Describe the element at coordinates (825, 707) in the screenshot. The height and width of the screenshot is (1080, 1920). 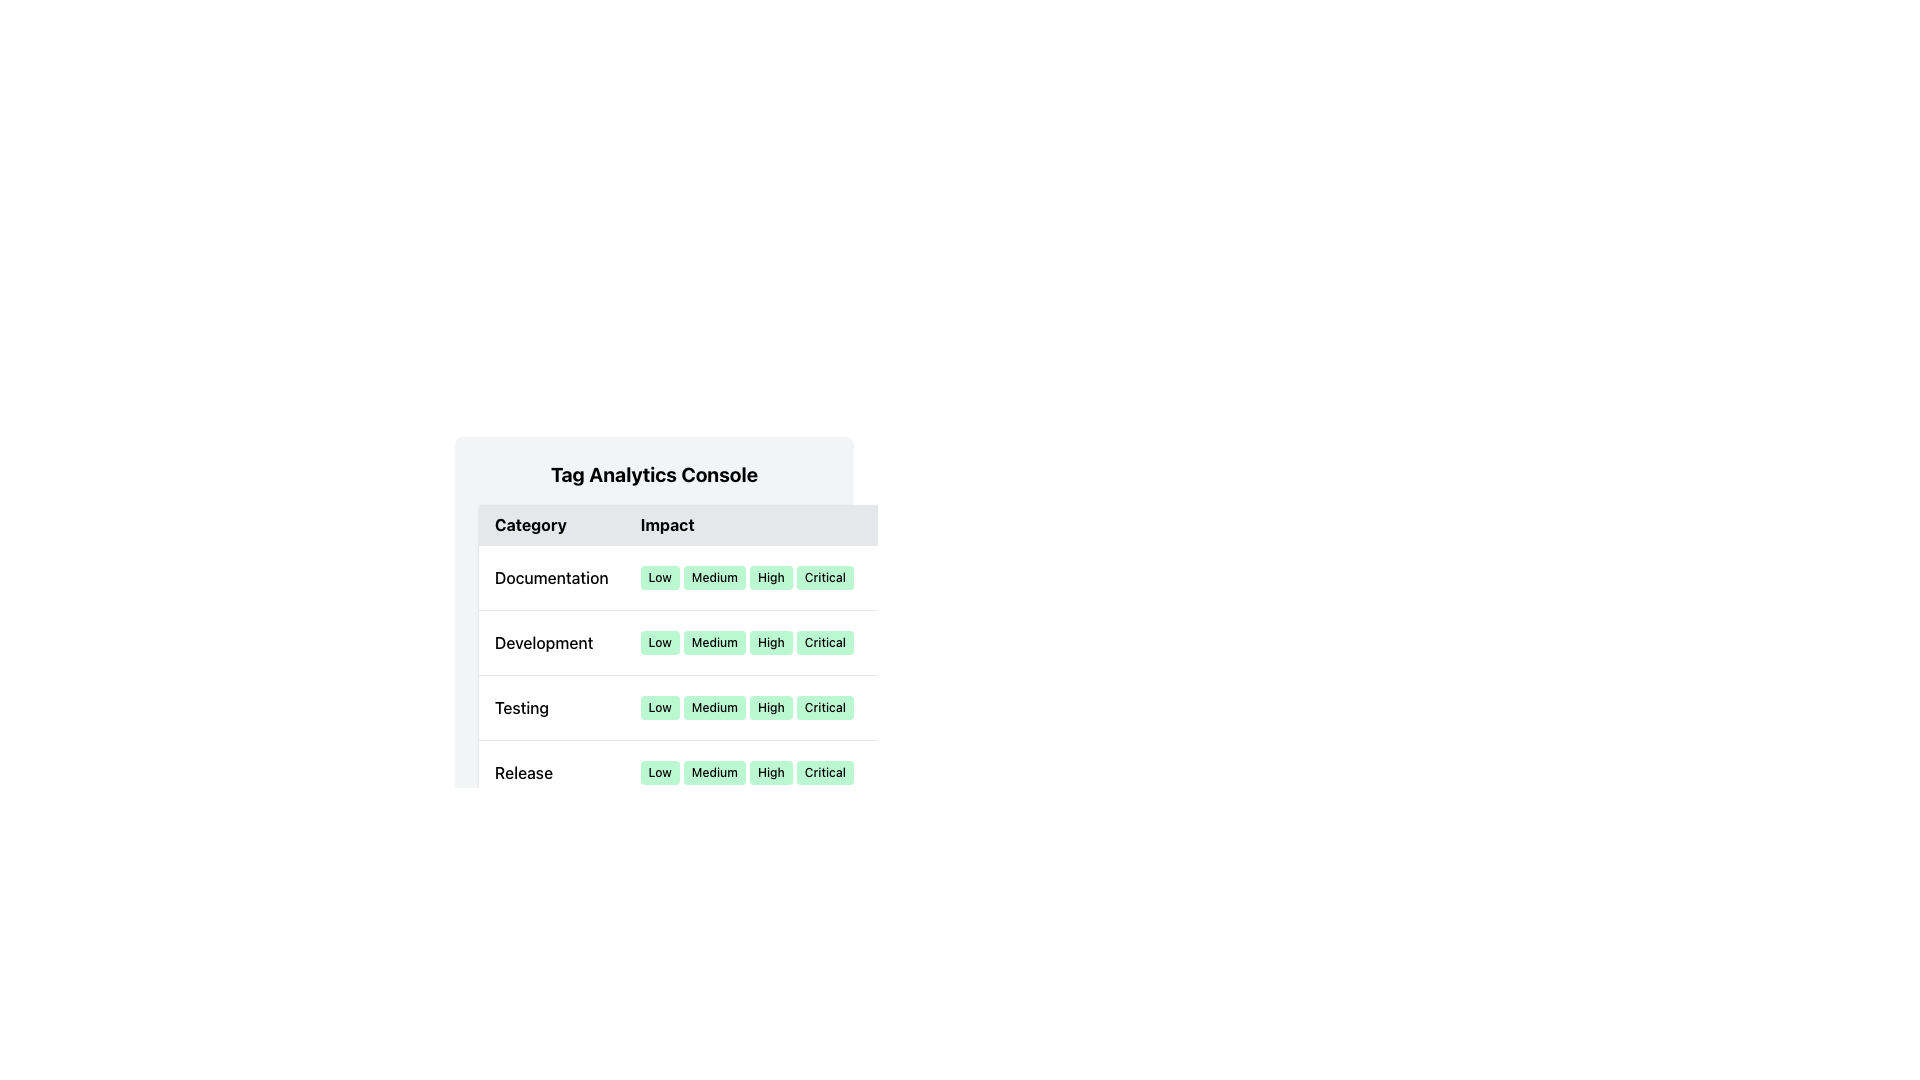
I see `the 'Critical' badge, which is a small rectangular badge with rounded edges, light green background, and bold black text, located in the last position of a group of four badges in the 'Impact' column of the 'Testing' row` at that location.